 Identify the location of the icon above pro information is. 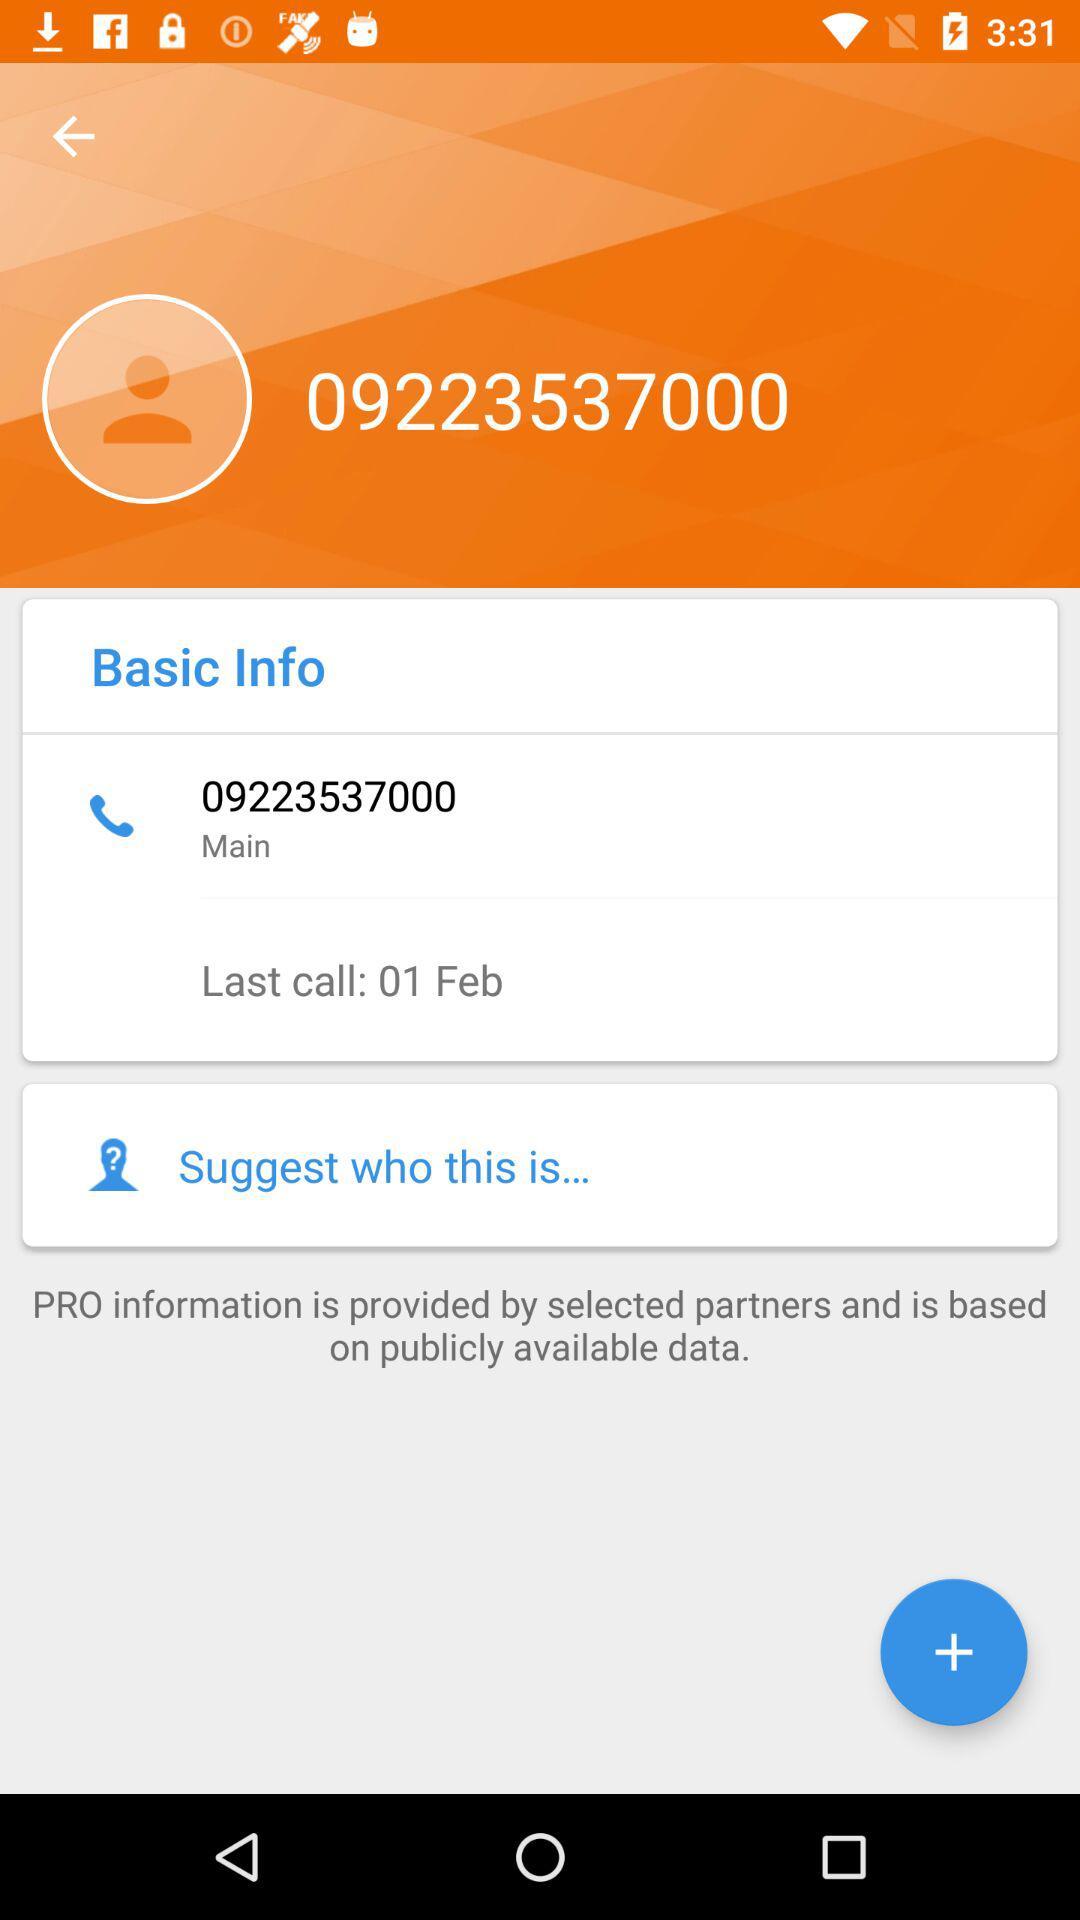
(540, 1165).